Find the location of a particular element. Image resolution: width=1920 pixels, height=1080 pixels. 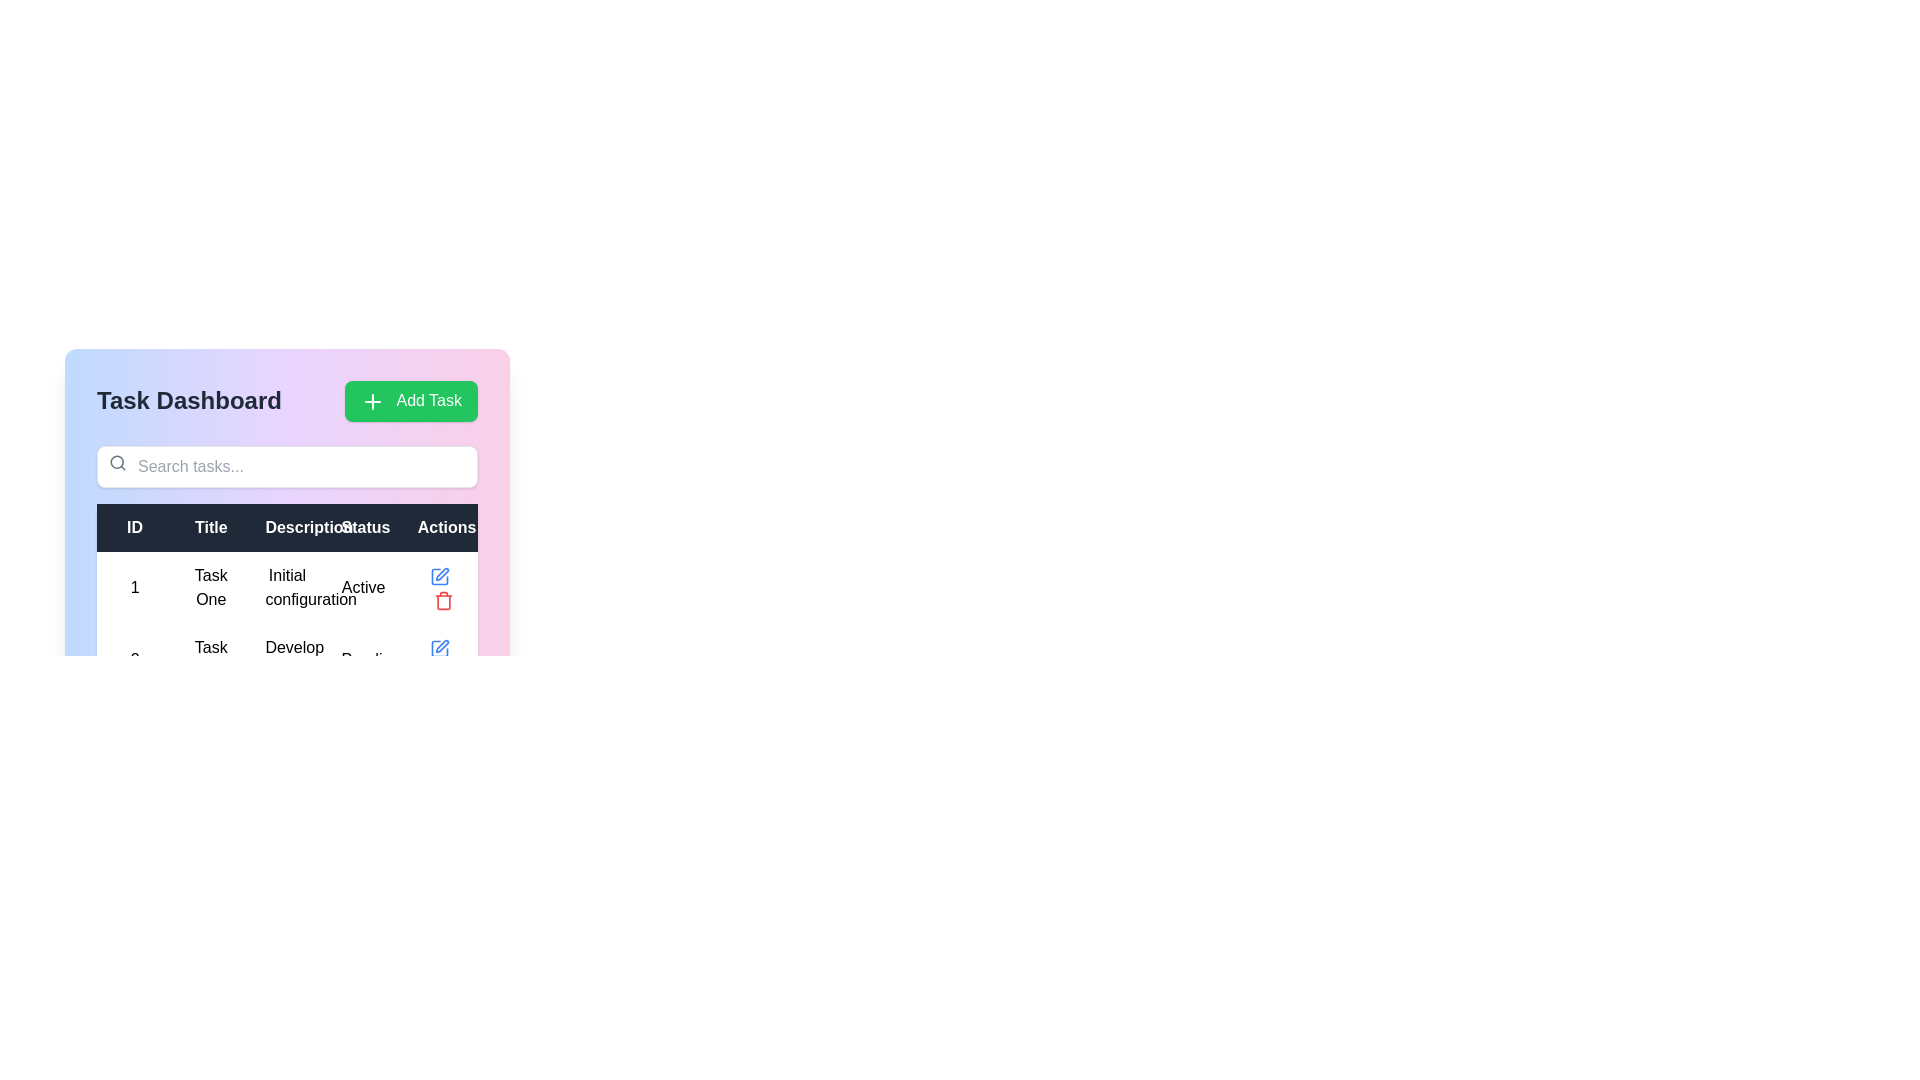

text from the Table Header Cell labeled 'ID', which is displayed in a white sans-serif font on a dark blue background, located in the first column of the header row of the table is located at coordinates (134, 526).